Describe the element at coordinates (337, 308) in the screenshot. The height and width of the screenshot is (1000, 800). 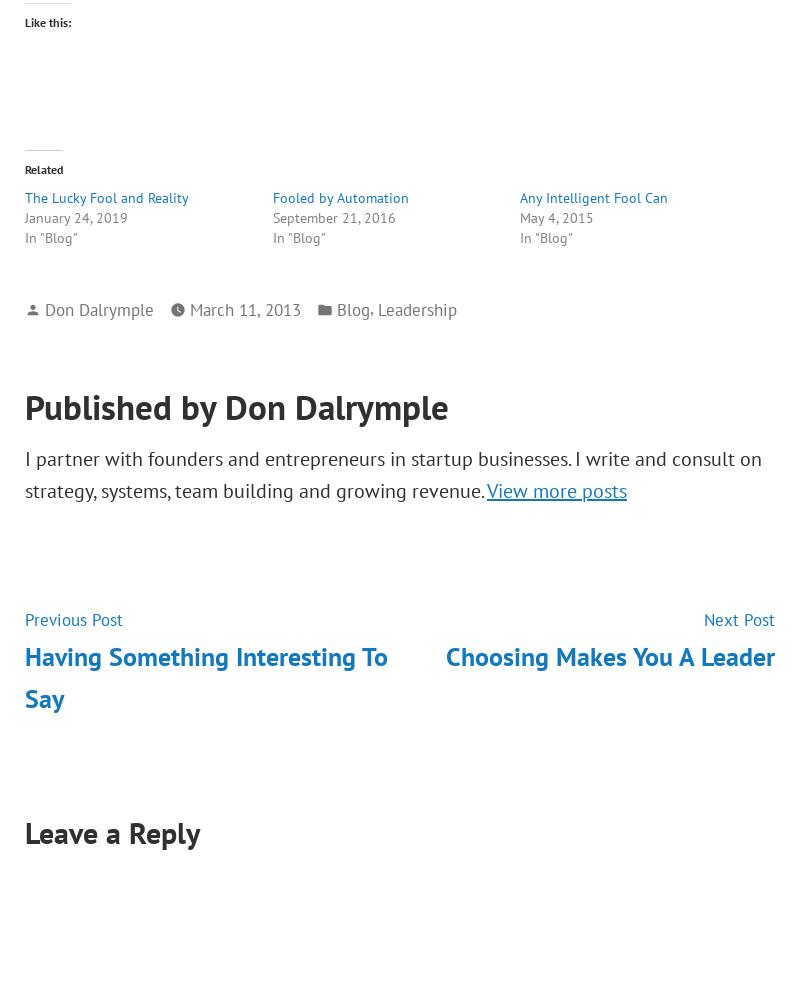
I see `'Blog'` at that location.